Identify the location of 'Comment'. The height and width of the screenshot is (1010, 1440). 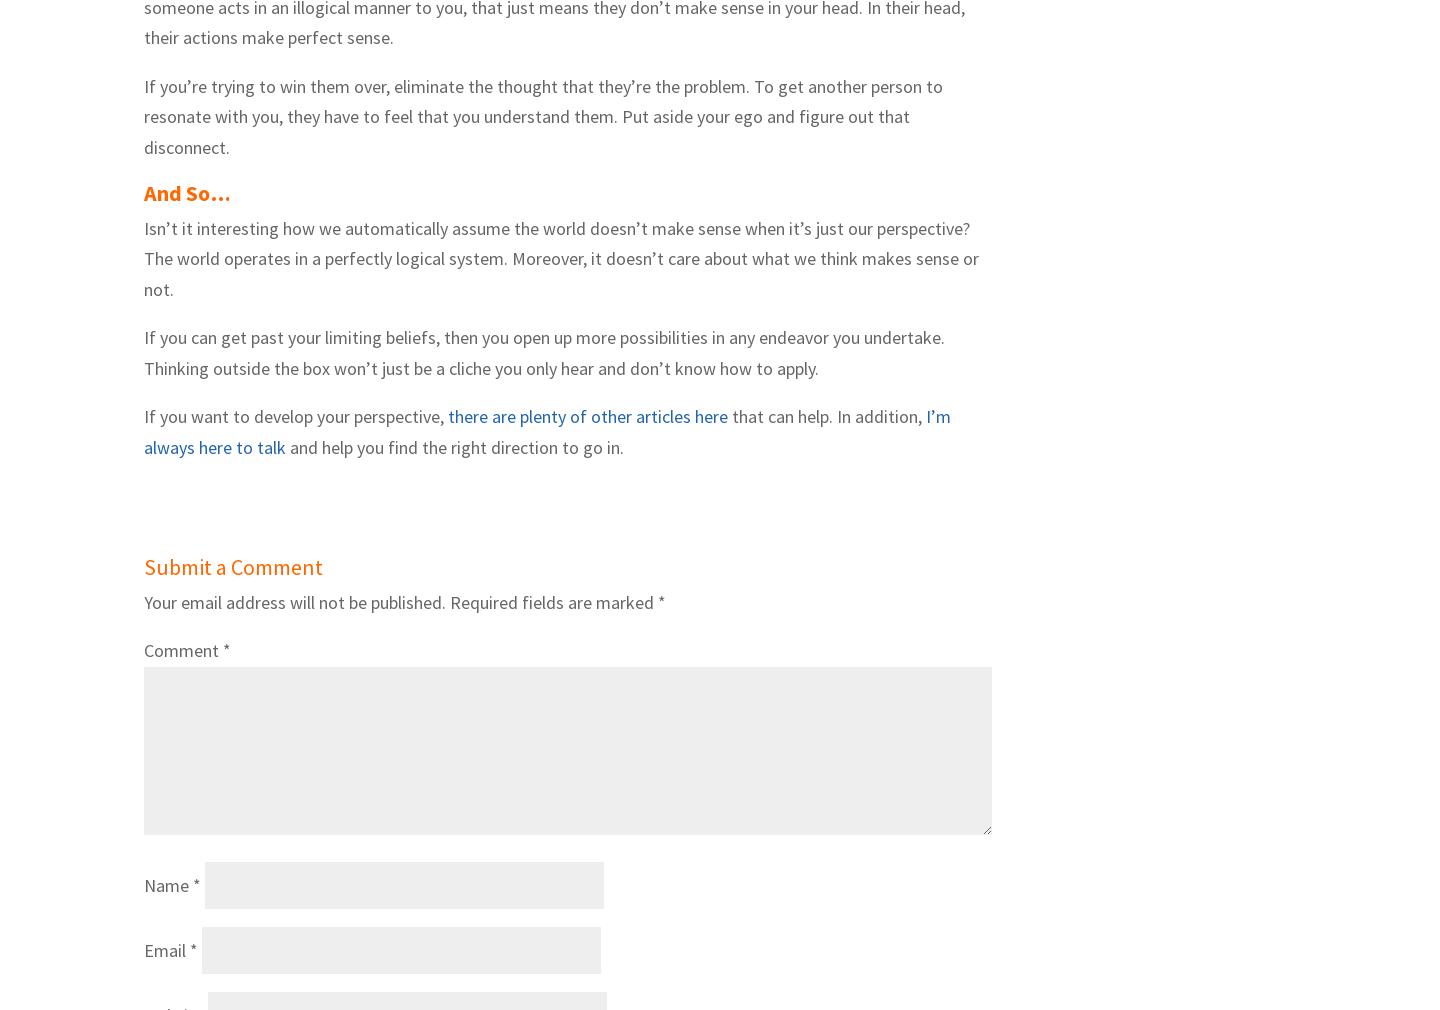
(183, 649).